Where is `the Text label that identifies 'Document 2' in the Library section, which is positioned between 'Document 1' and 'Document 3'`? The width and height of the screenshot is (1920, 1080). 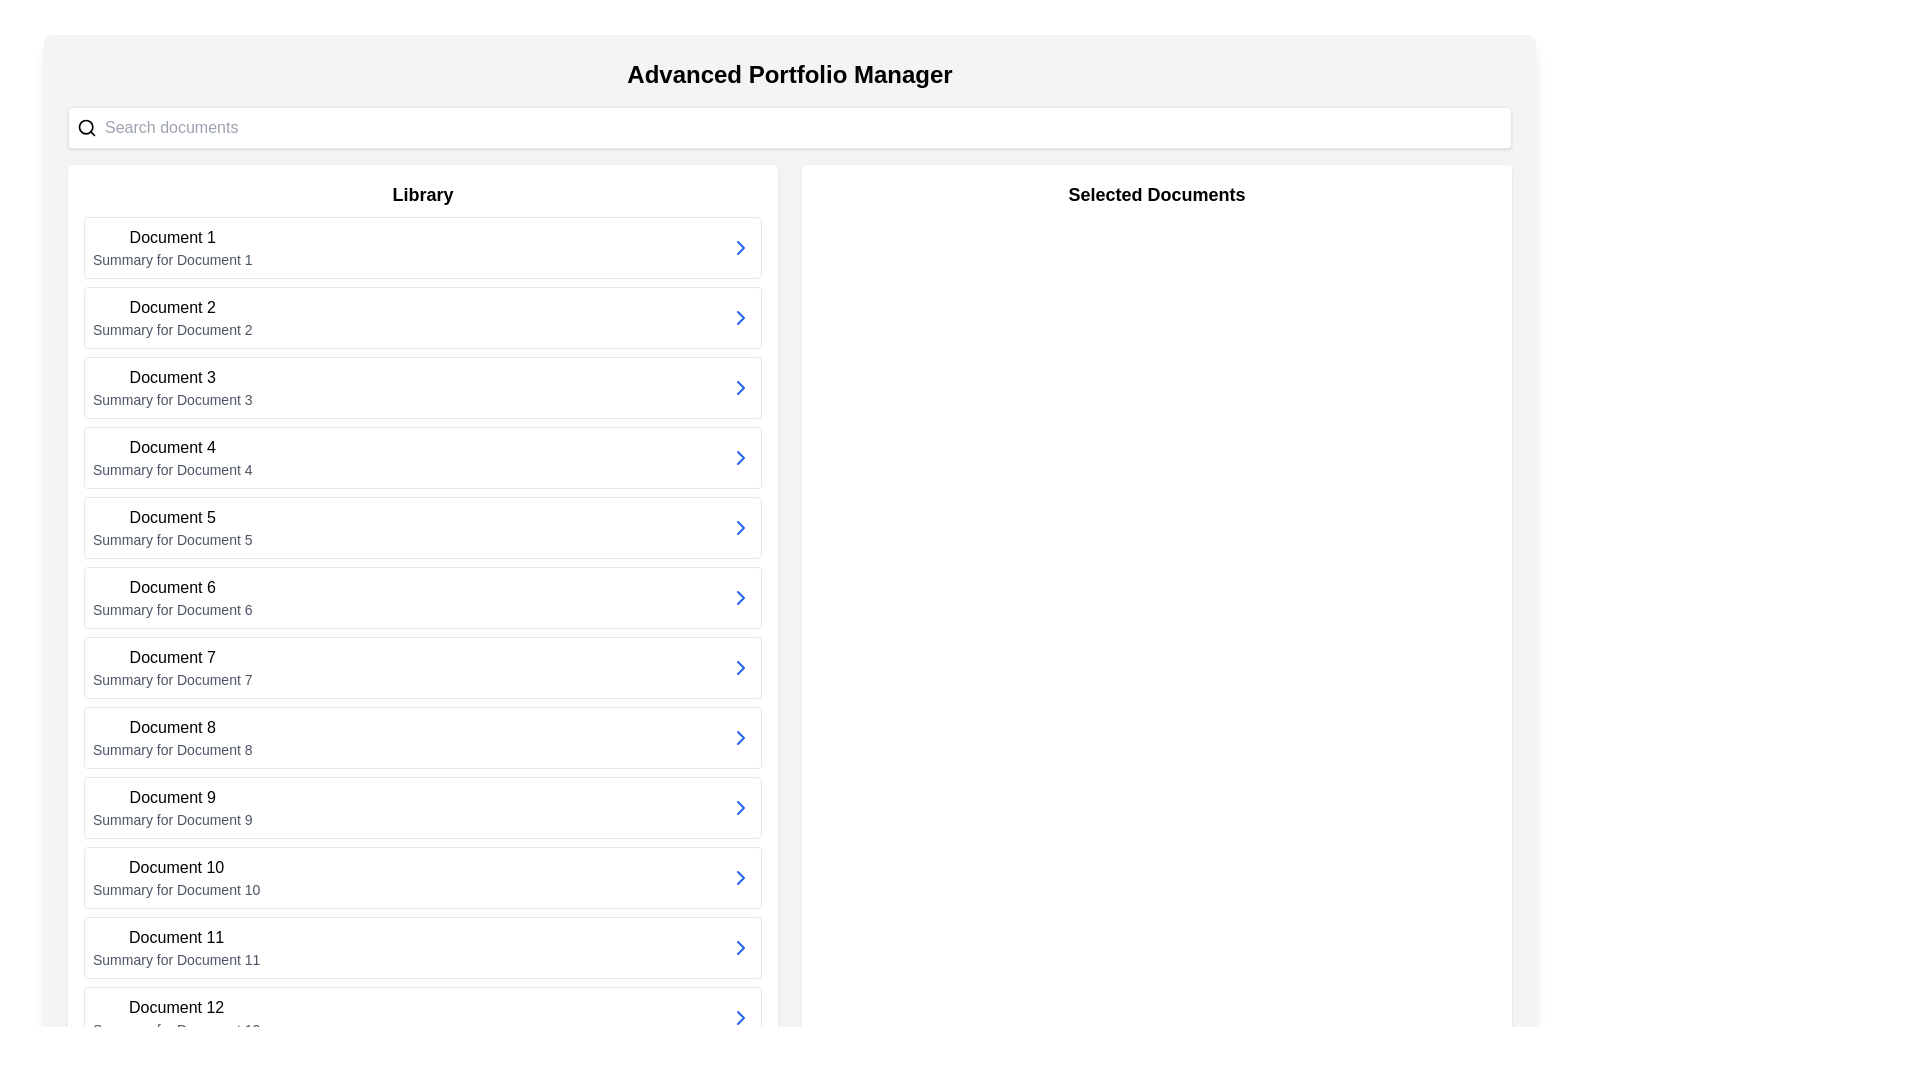
the Text label that identifies 'Document 2' in the Library section, which is positioned between 'Document 1' and 'Document 3' is located at coordinates (172, 308).